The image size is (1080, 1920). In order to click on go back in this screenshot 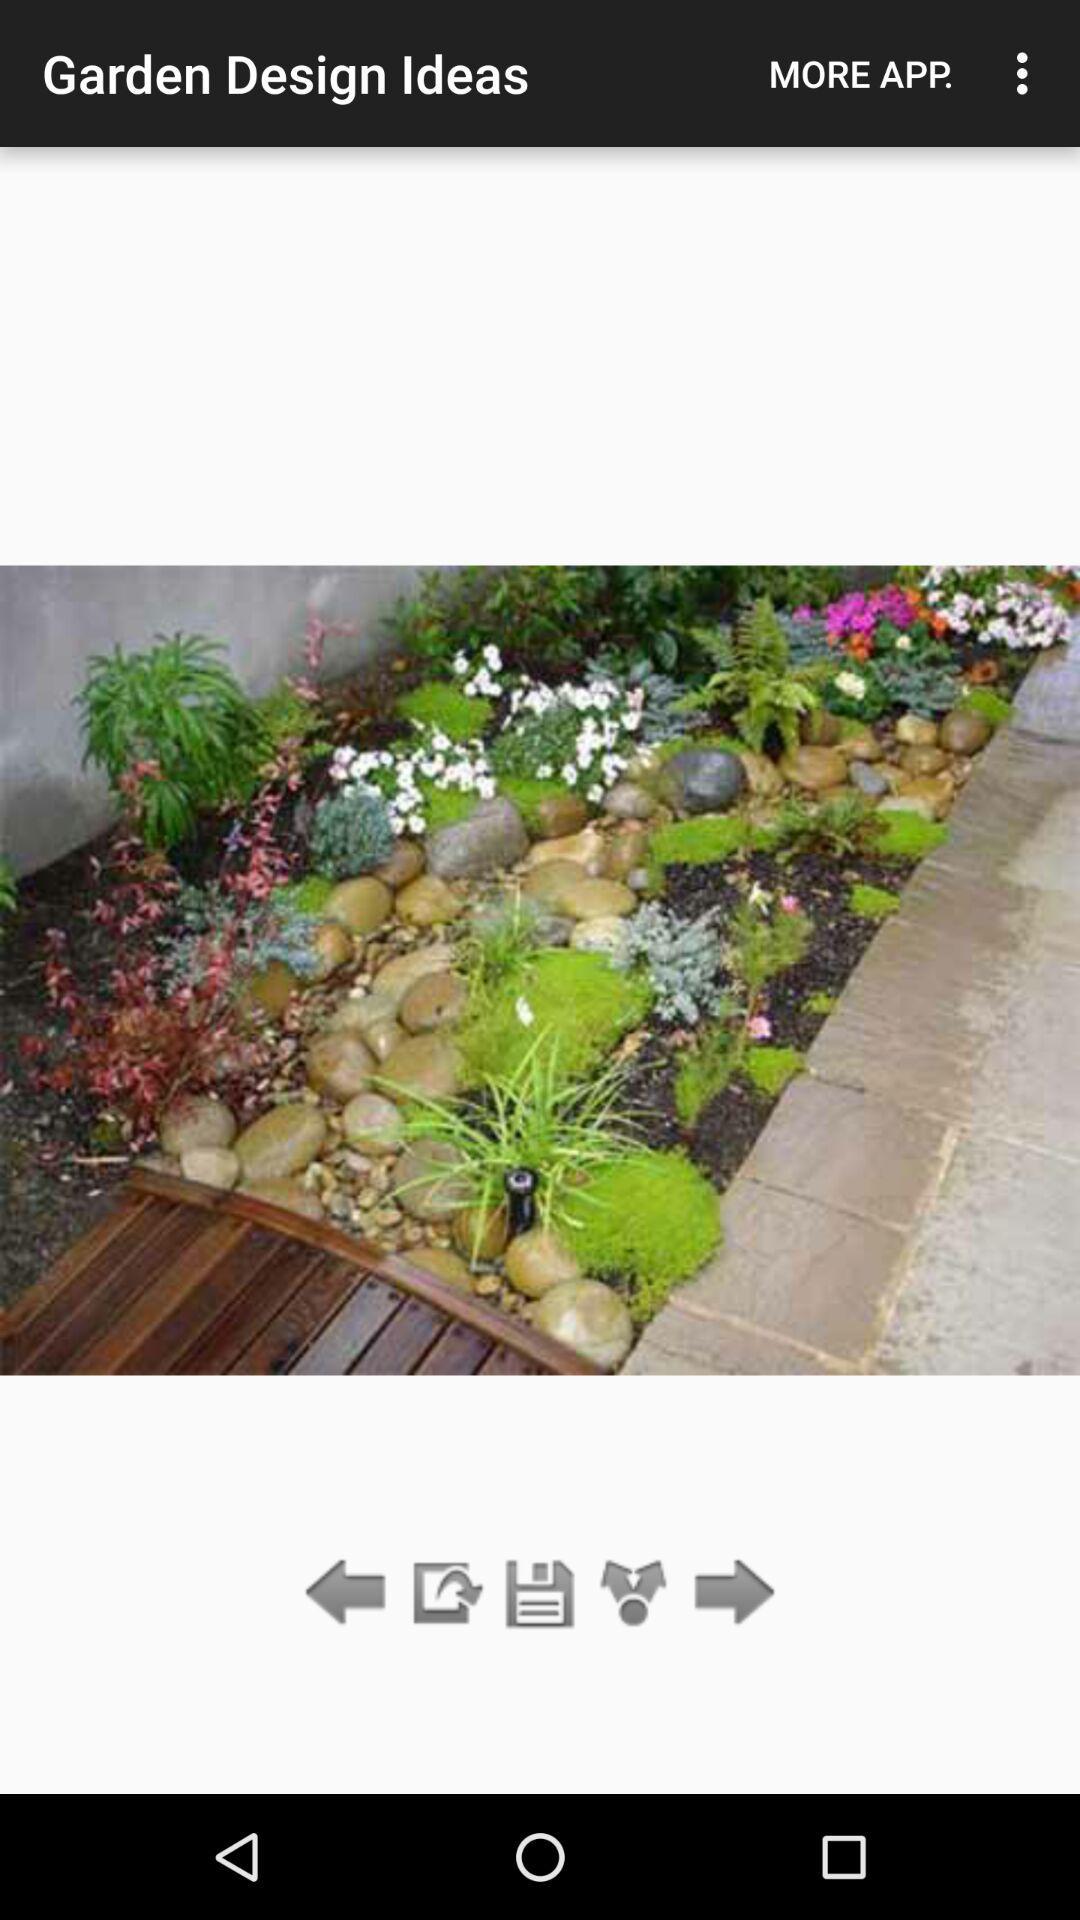, I will do `click(350, 1593)`.